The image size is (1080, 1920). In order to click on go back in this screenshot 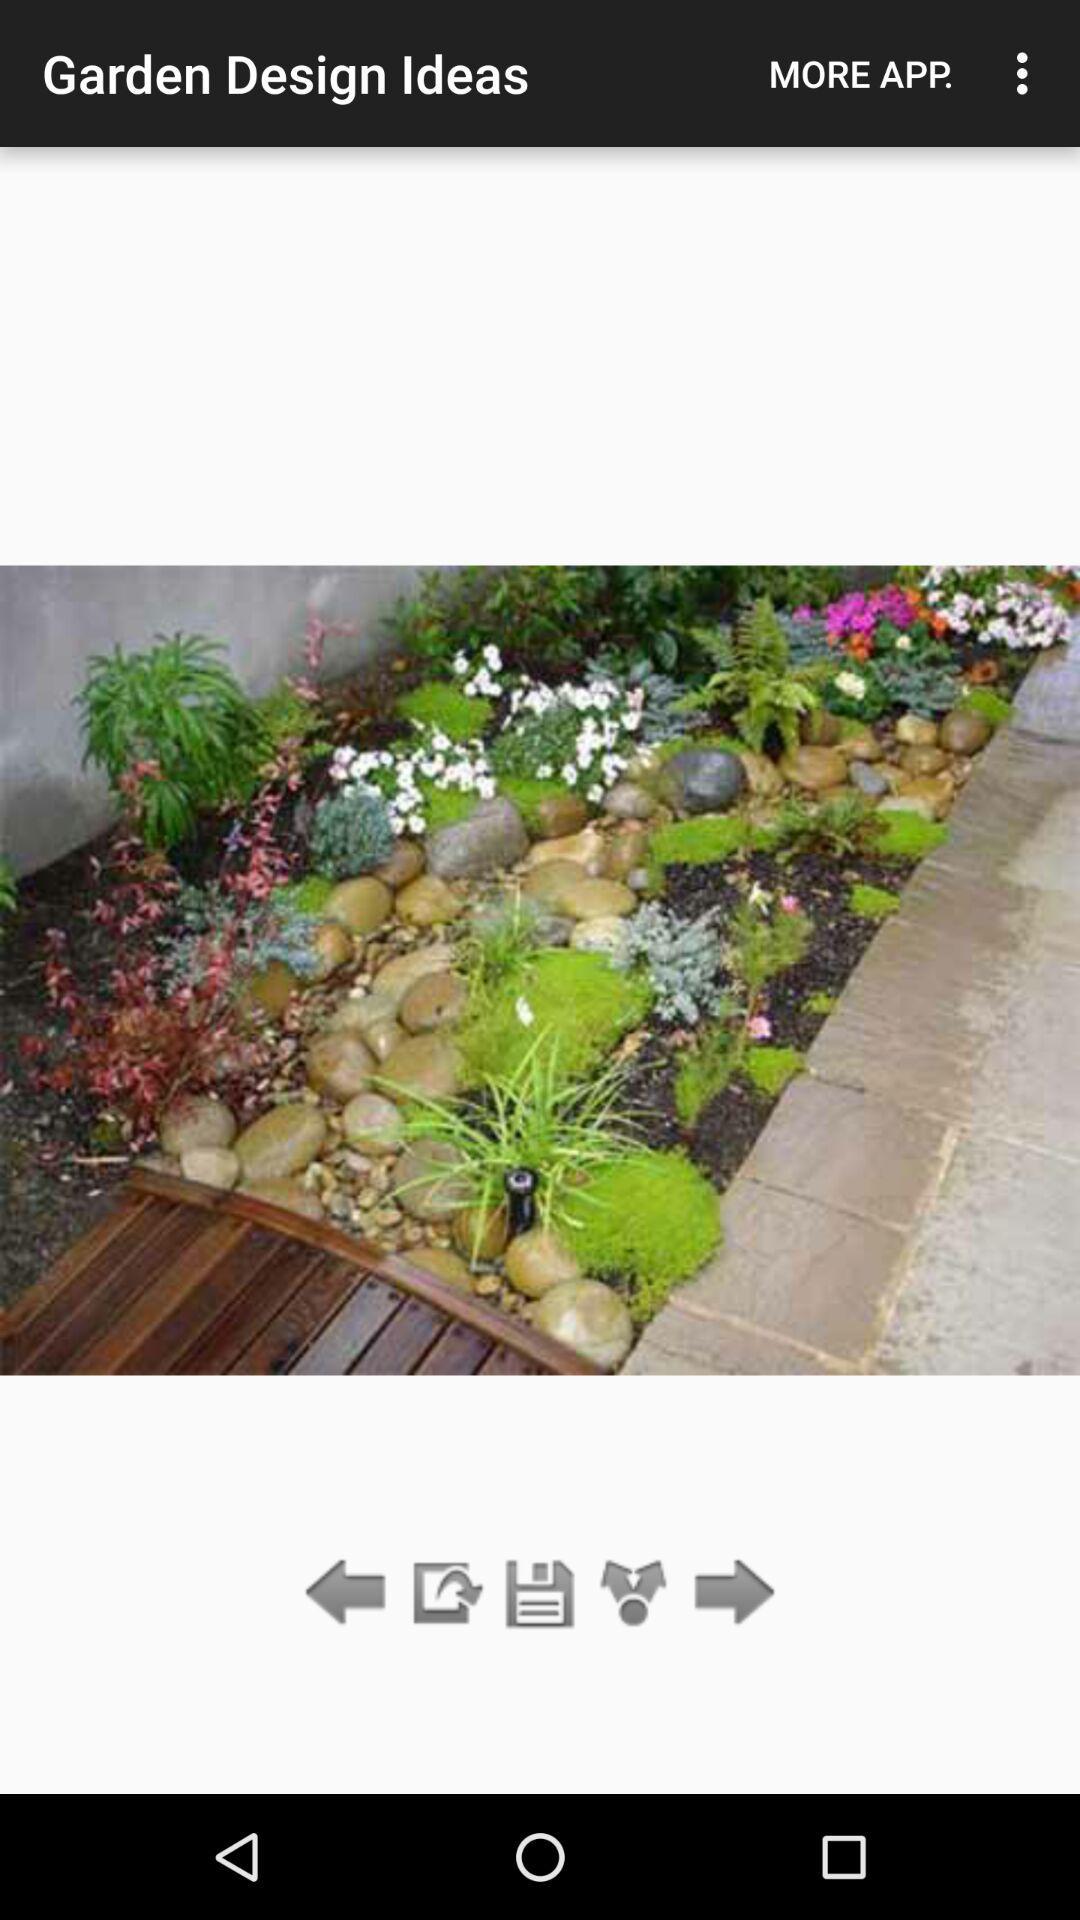, I will do `click(350, 1593)`.